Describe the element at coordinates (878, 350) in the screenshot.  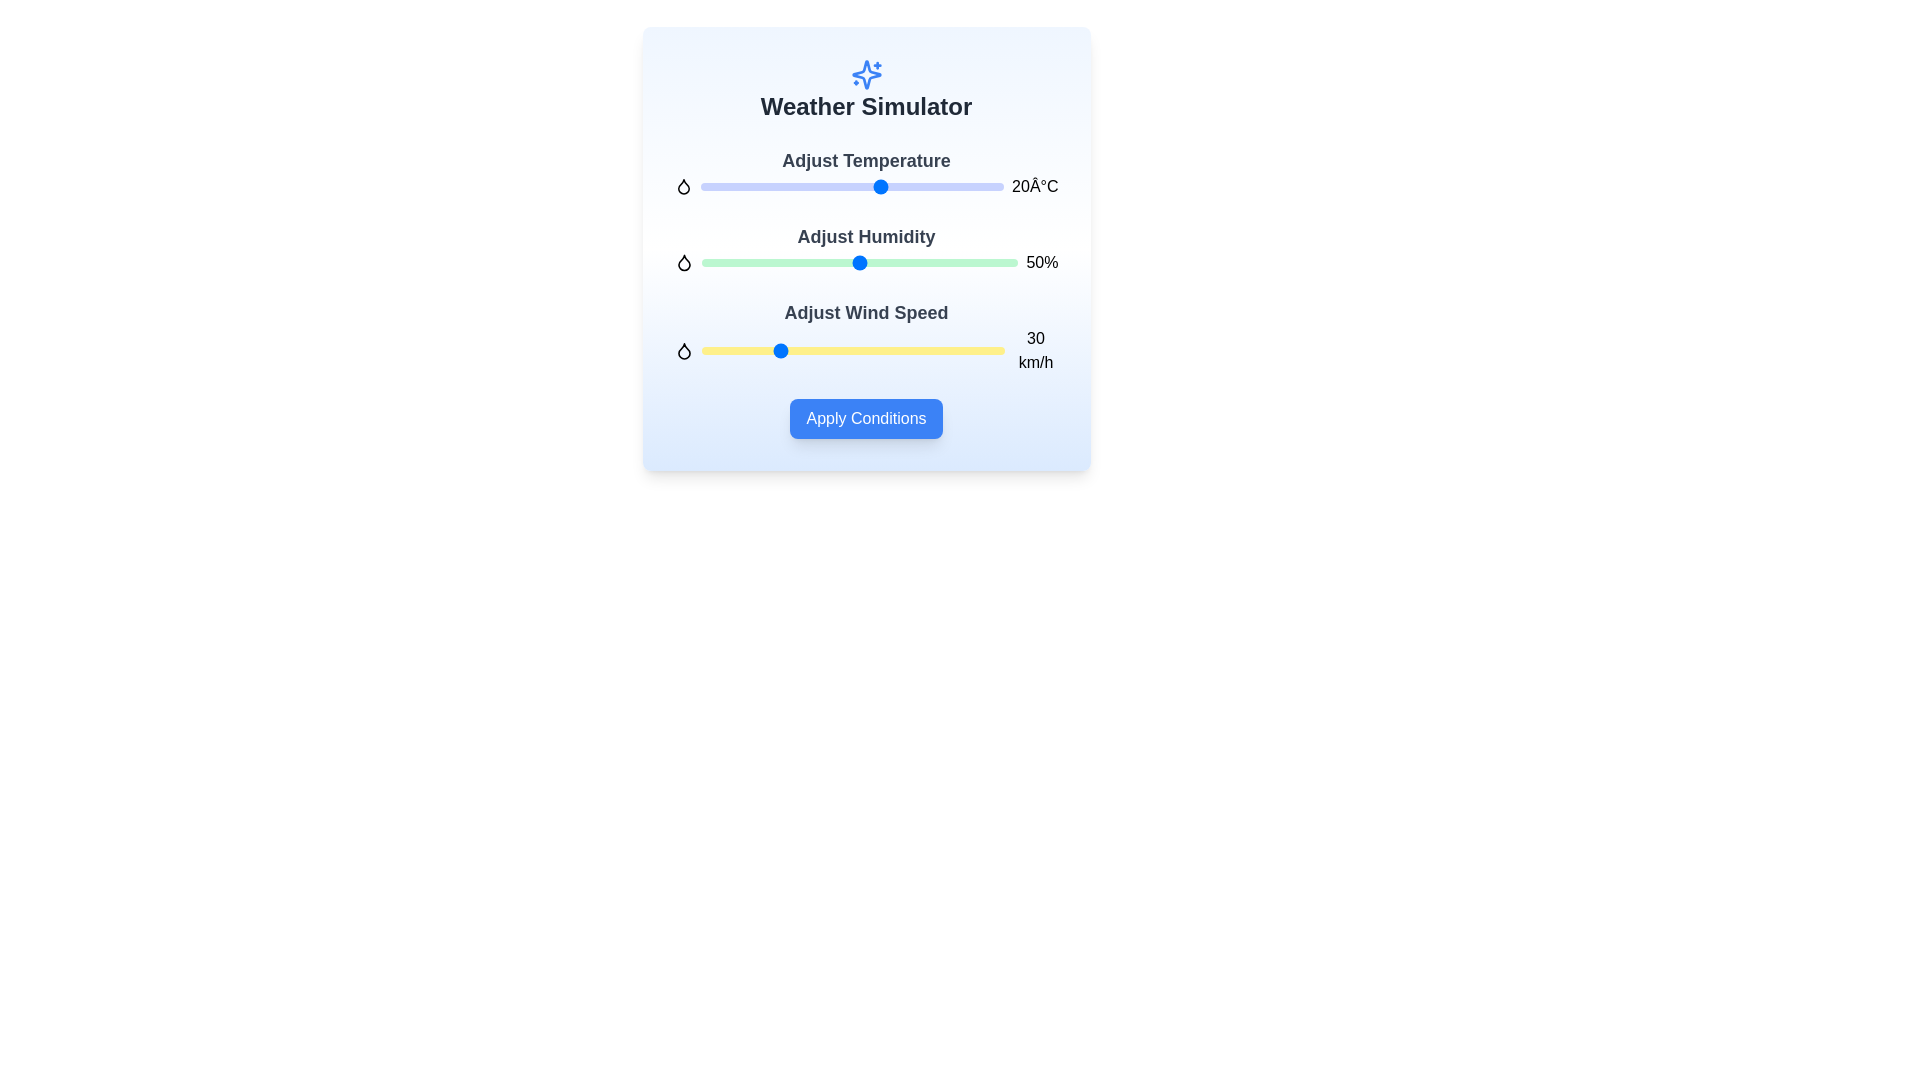
I see `the wind speed slider to 70 km/h` at that location.